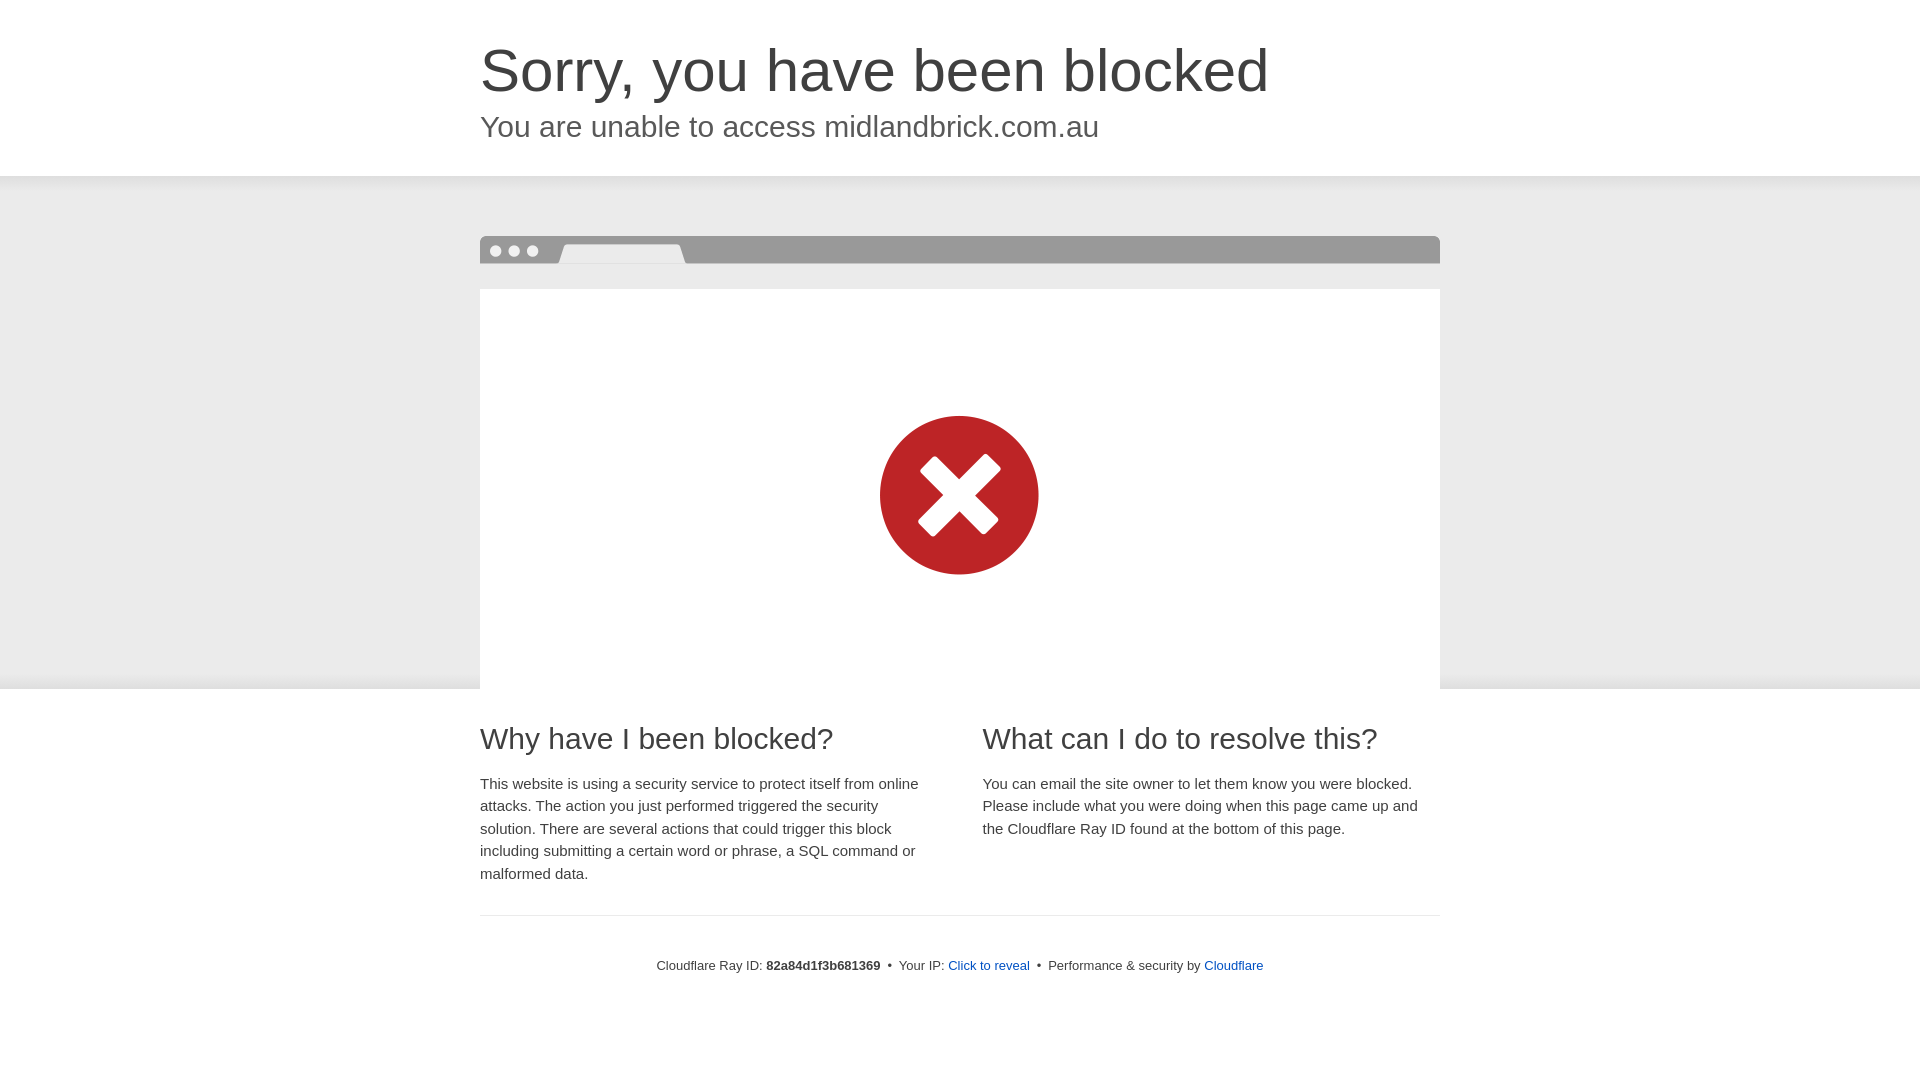 This screenshot has width=1920, height=1080. Describe the element at coordinates (1232, 964) in the screenshot. I see `'Cloudflare'` at that location.